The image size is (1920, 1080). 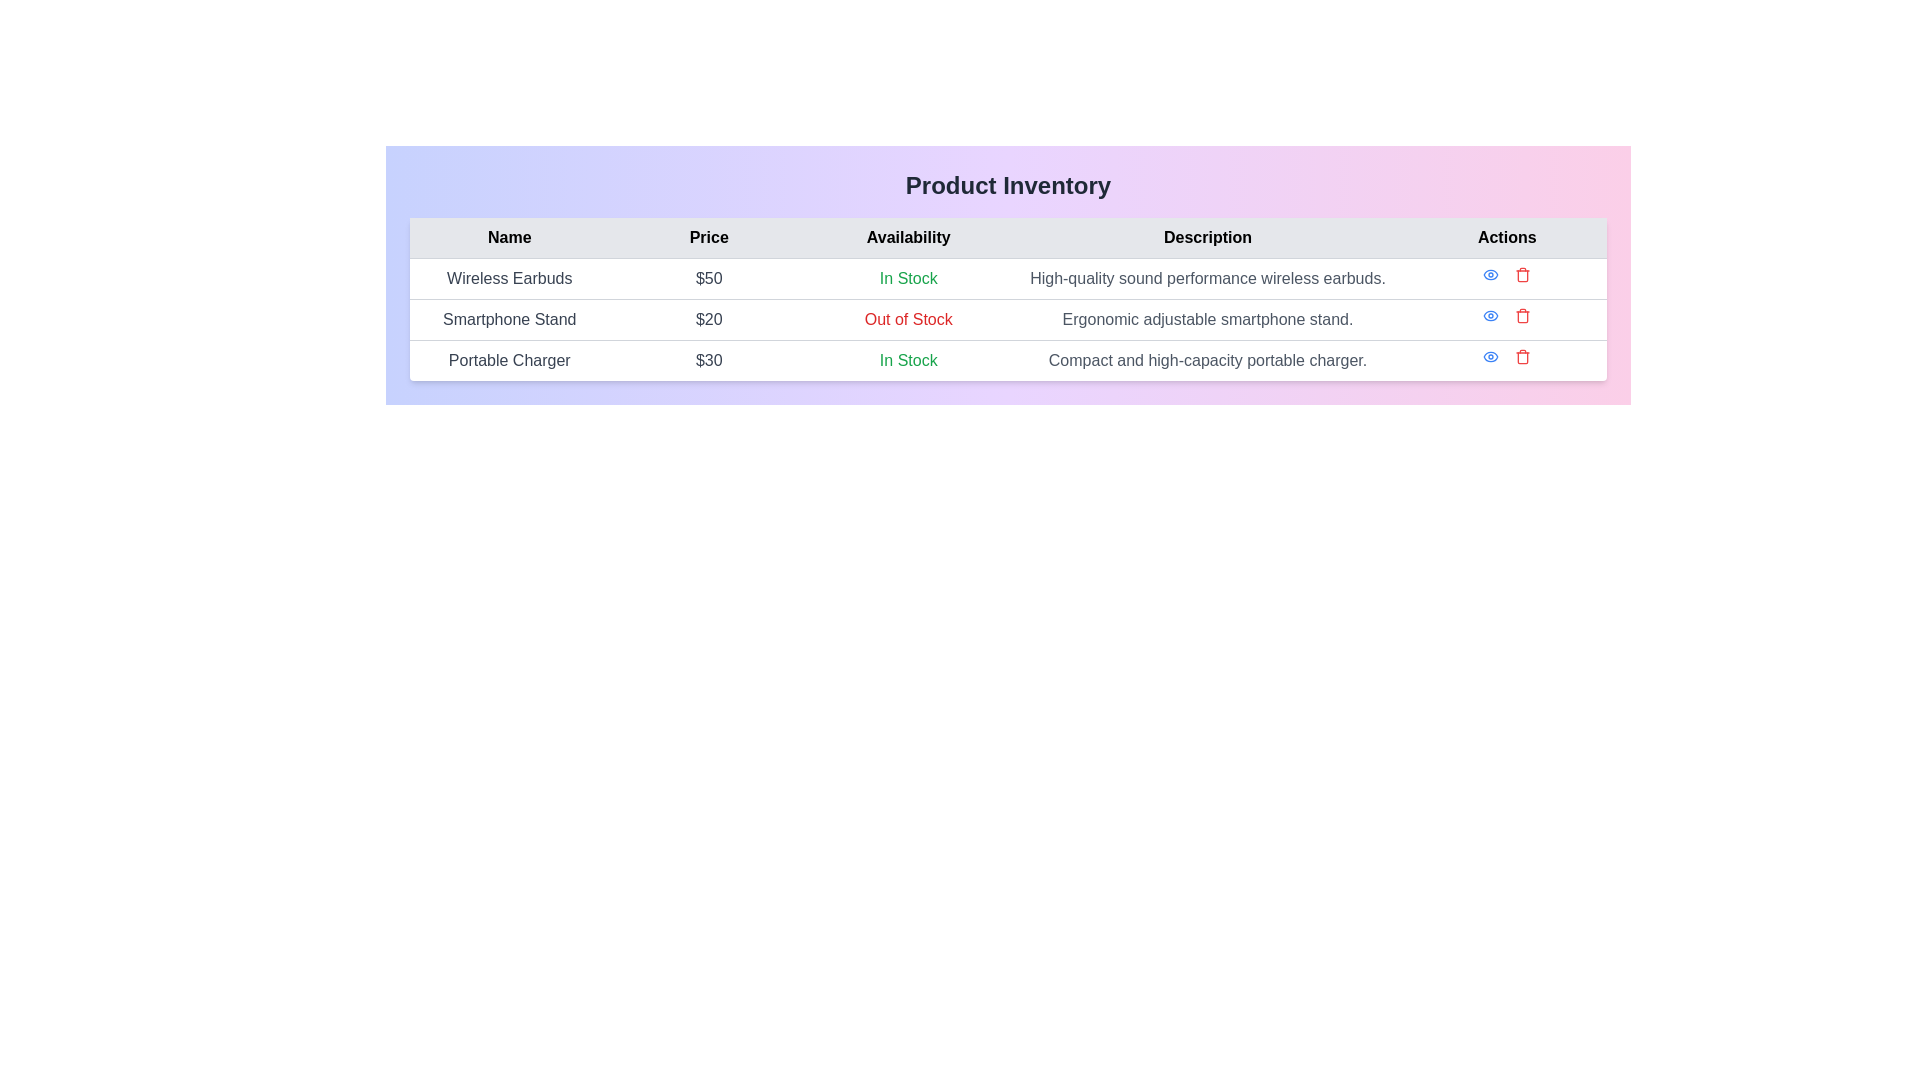 I want to click on the 'Out of Stock' text label in the 'Availability' column of the second row for the item 'Smartphone Stand', so click(x=907, y=318).